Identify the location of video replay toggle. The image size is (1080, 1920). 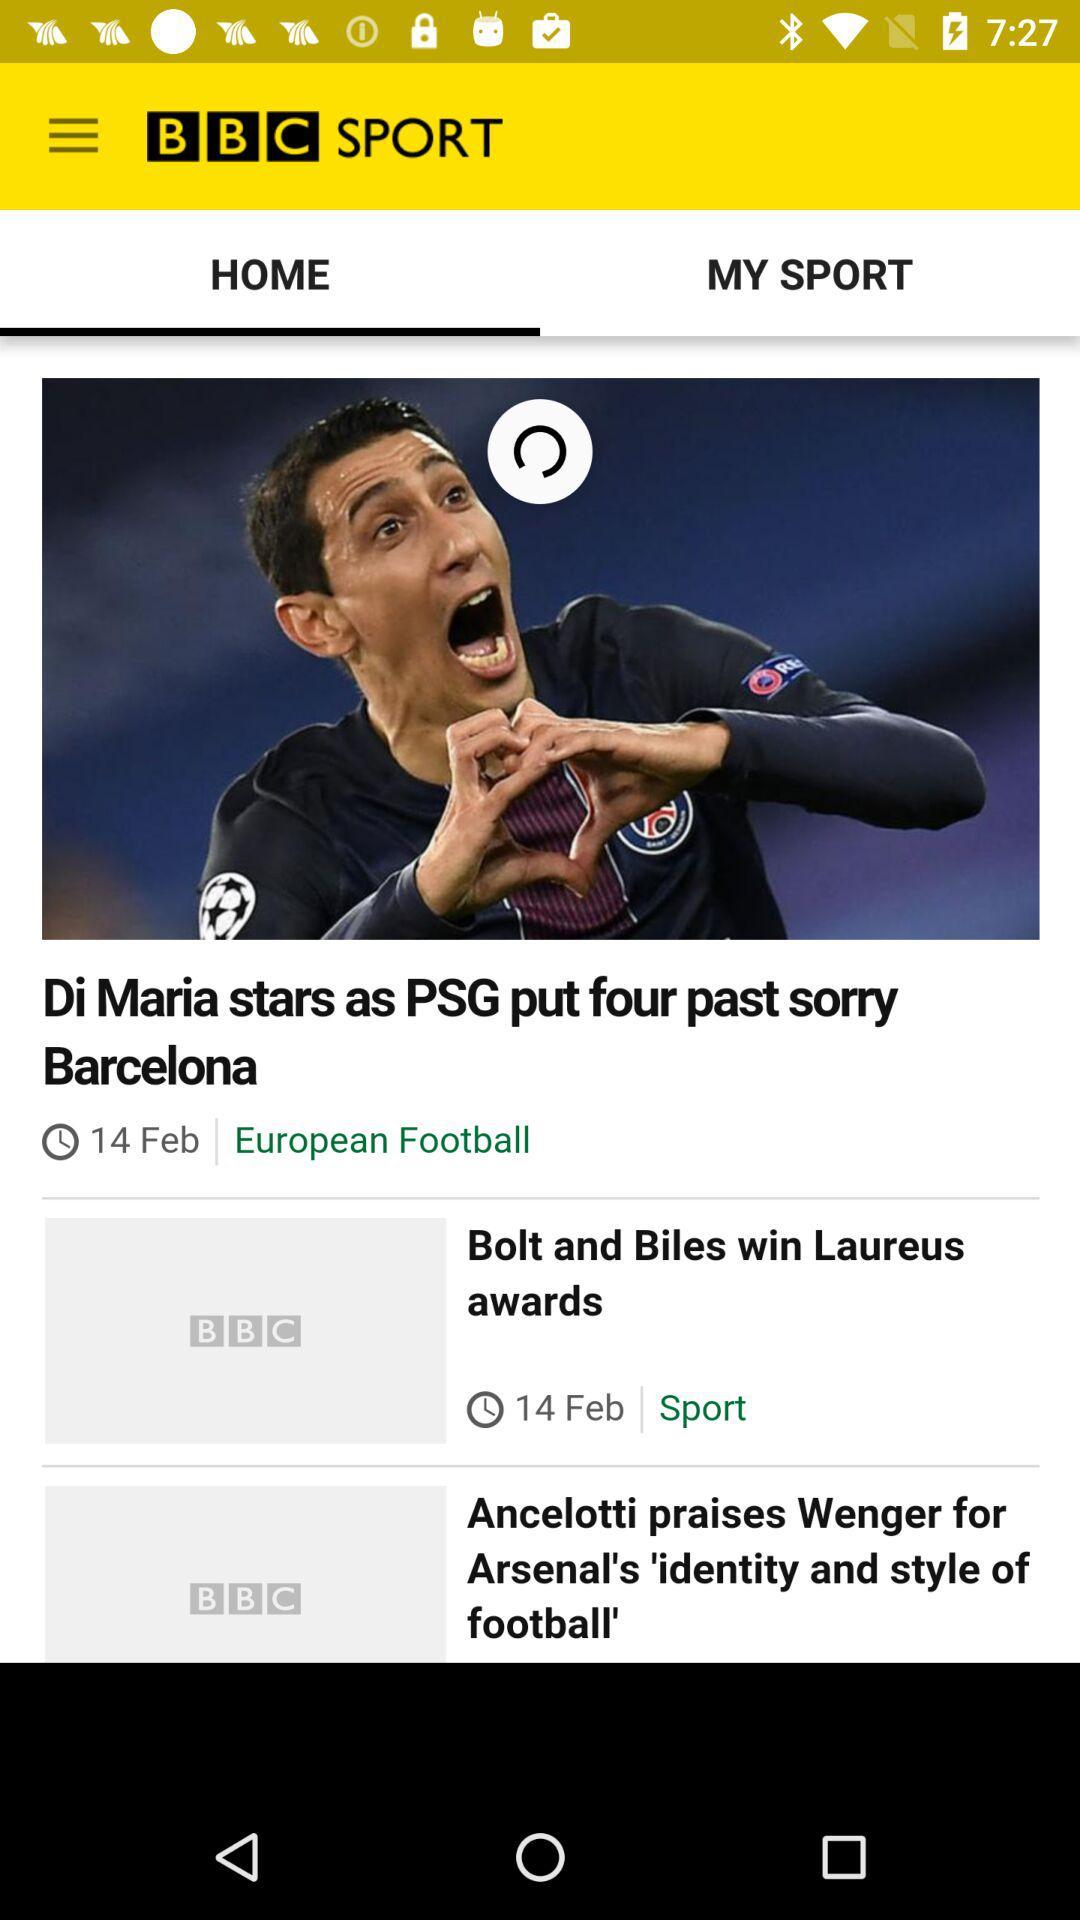
(540, 999).